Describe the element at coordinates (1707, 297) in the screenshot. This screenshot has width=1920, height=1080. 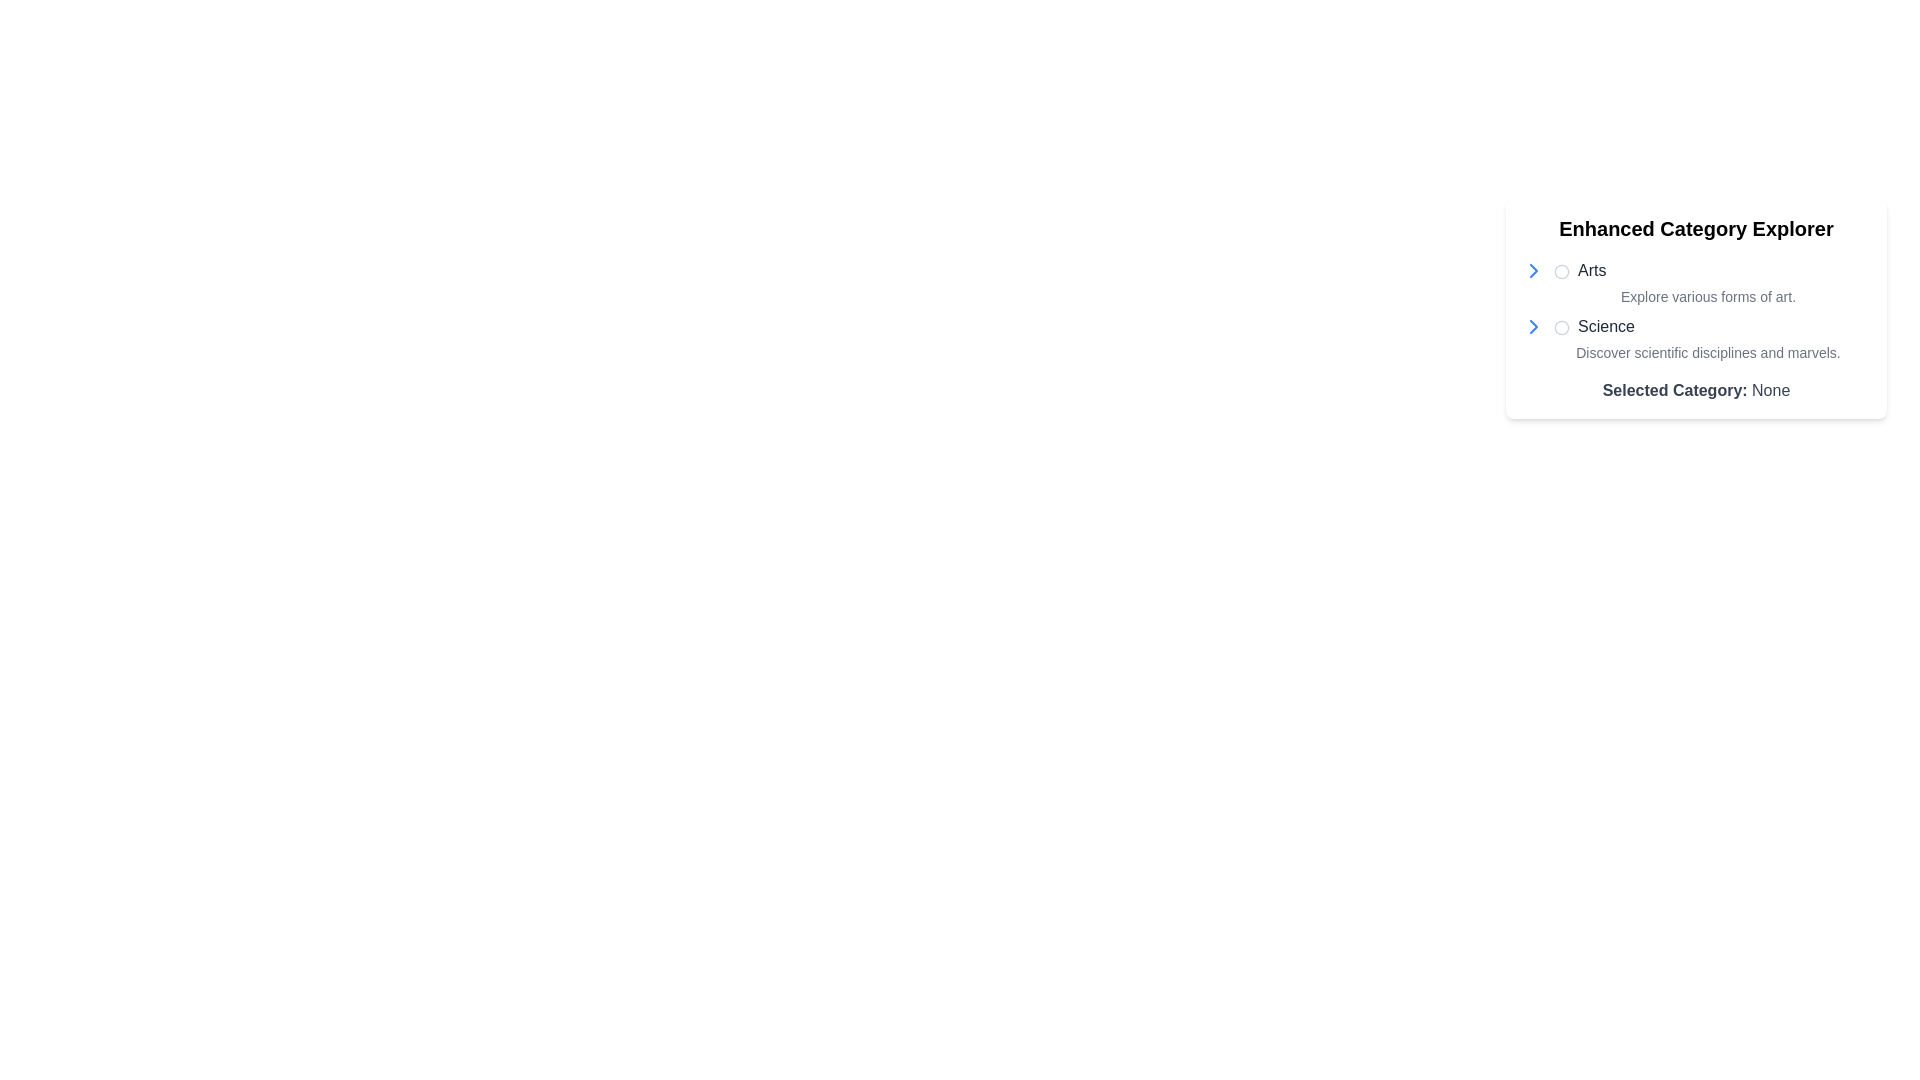
I see `the text label displaying 'Explore various forms of art.', which is positioned below the 'Arts' option in the category selection interface` at that location.